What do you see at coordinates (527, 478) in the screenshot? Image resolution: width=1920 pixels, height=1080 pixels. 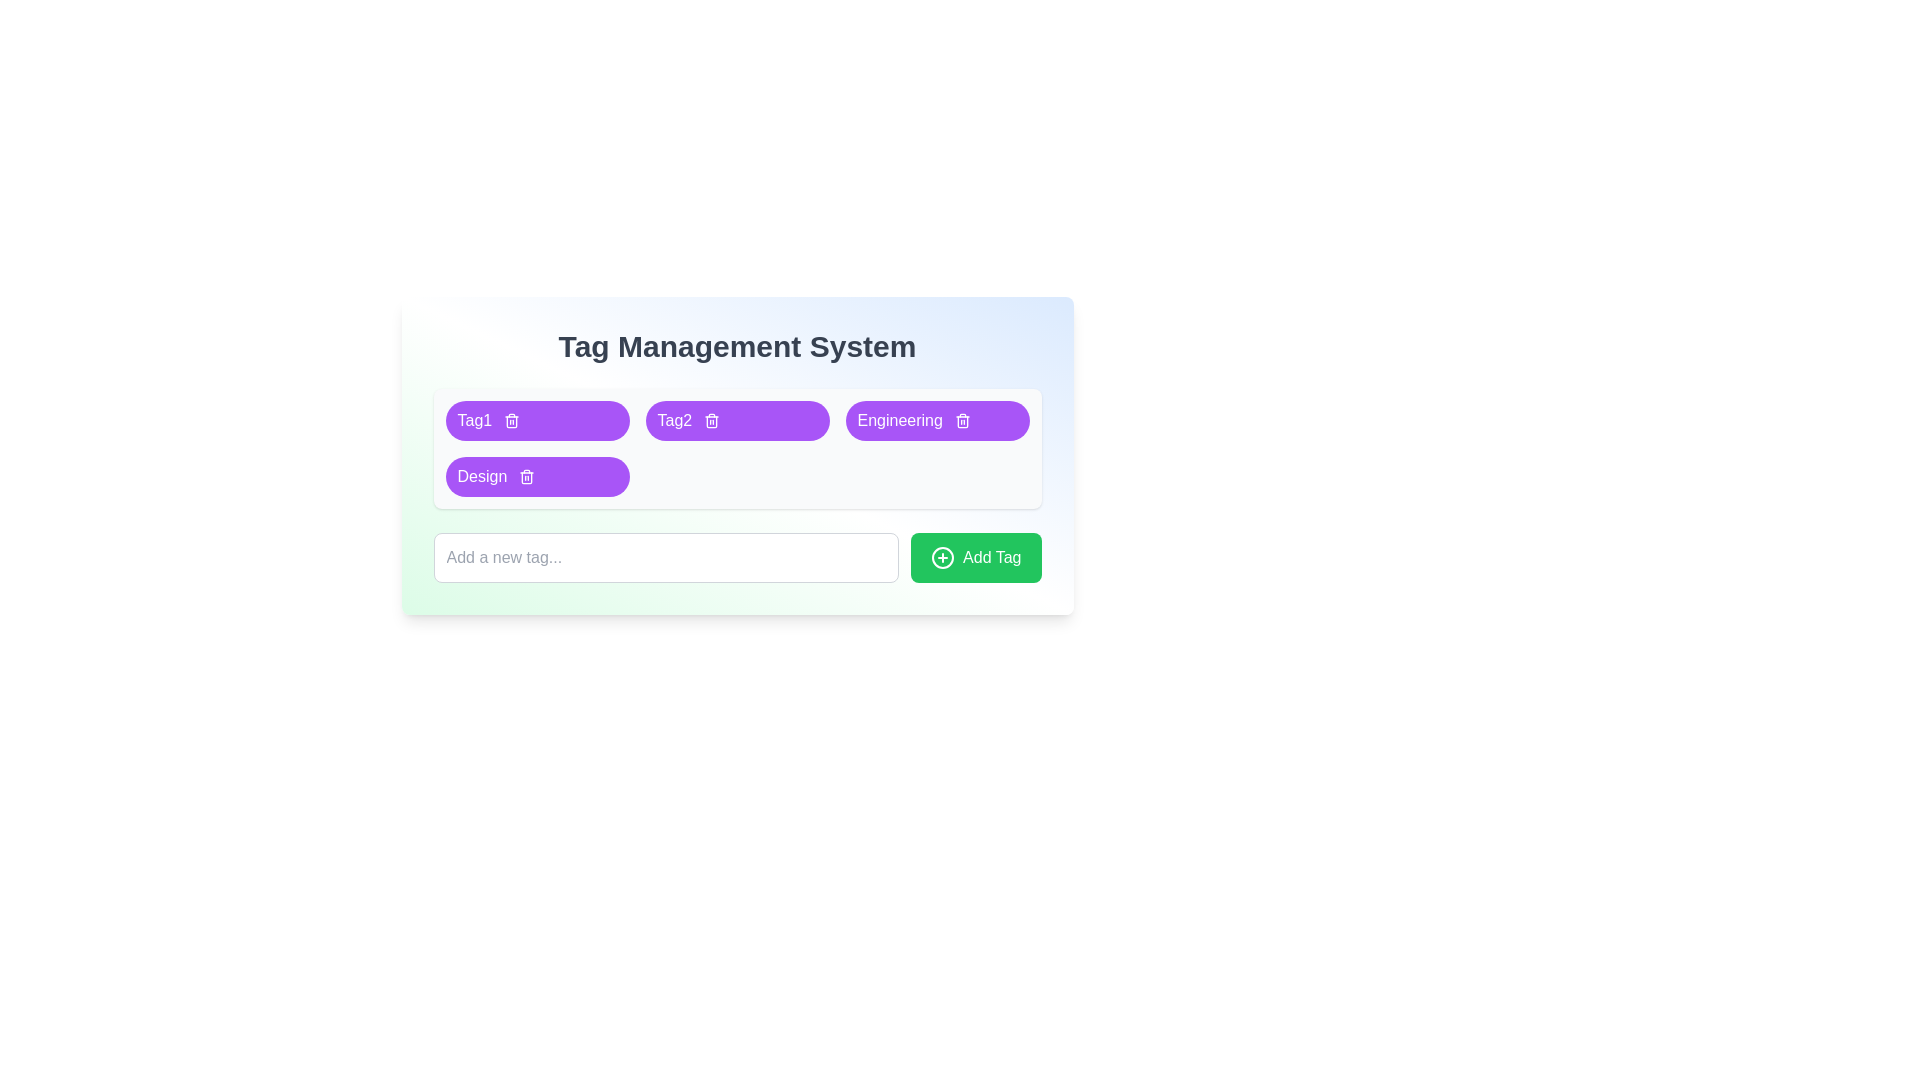 I see `the trash bin icon button located to the right of the 'Design' text in the fourth tag pill of the second row` at bounding box center [527, 478].